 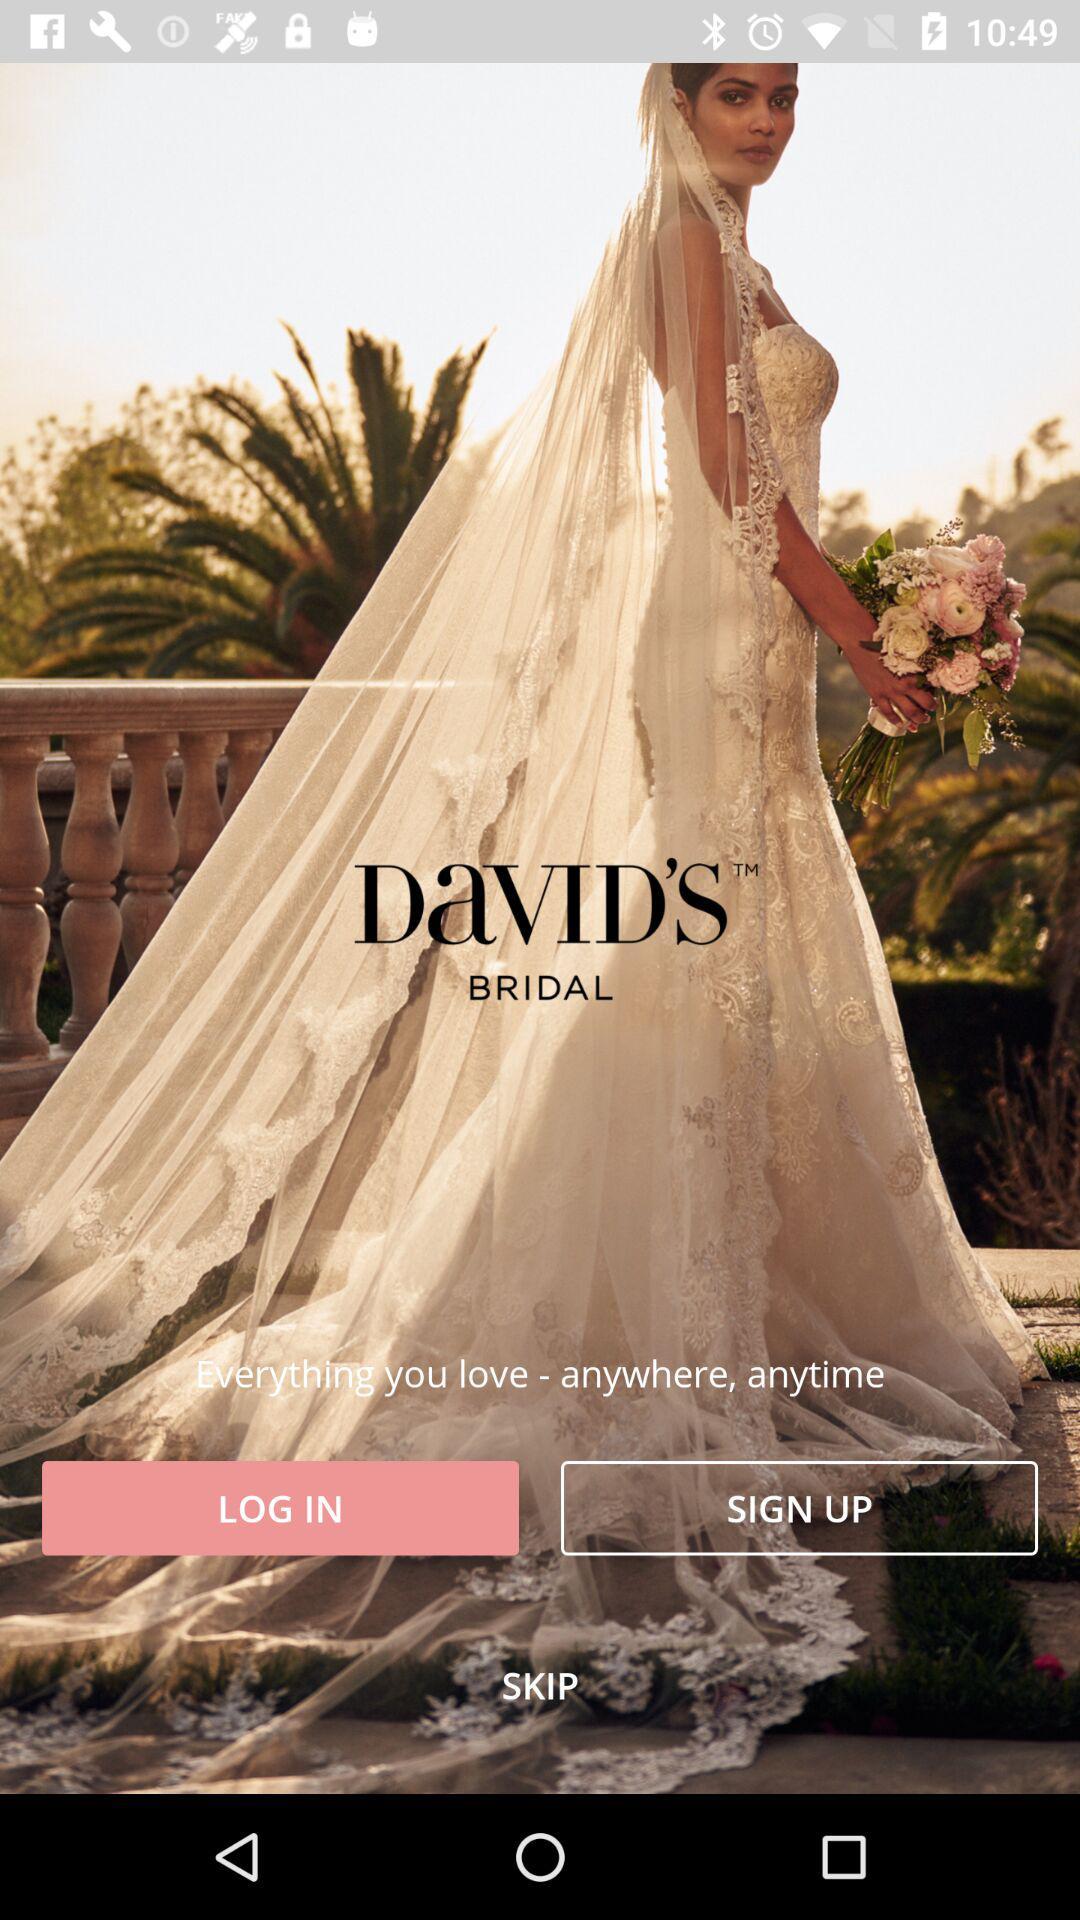 I want to click on the item next to log in icon, so click(x=798, y=1508).